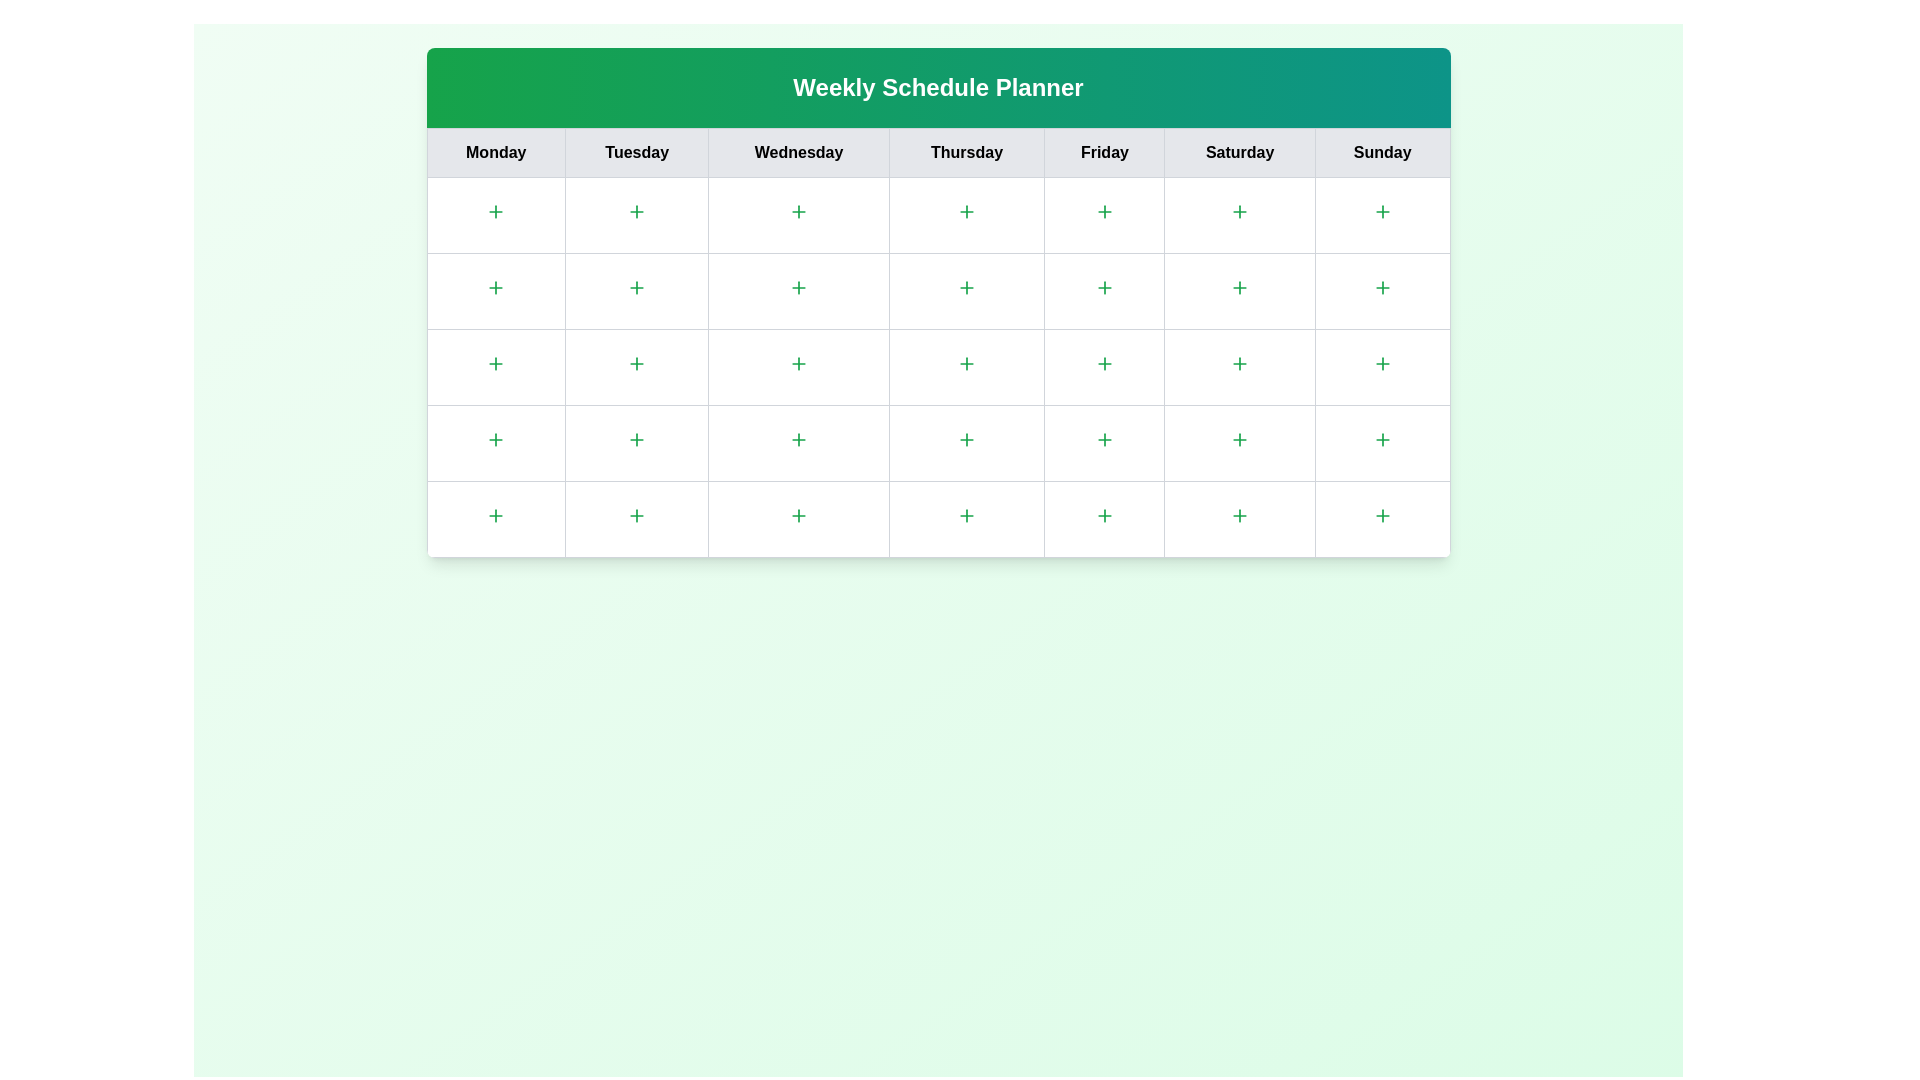  What do you see at coordinates (1239, 152) in the screenshot?
I see `the column header for Saturday` at bounding box center [1239, 152].